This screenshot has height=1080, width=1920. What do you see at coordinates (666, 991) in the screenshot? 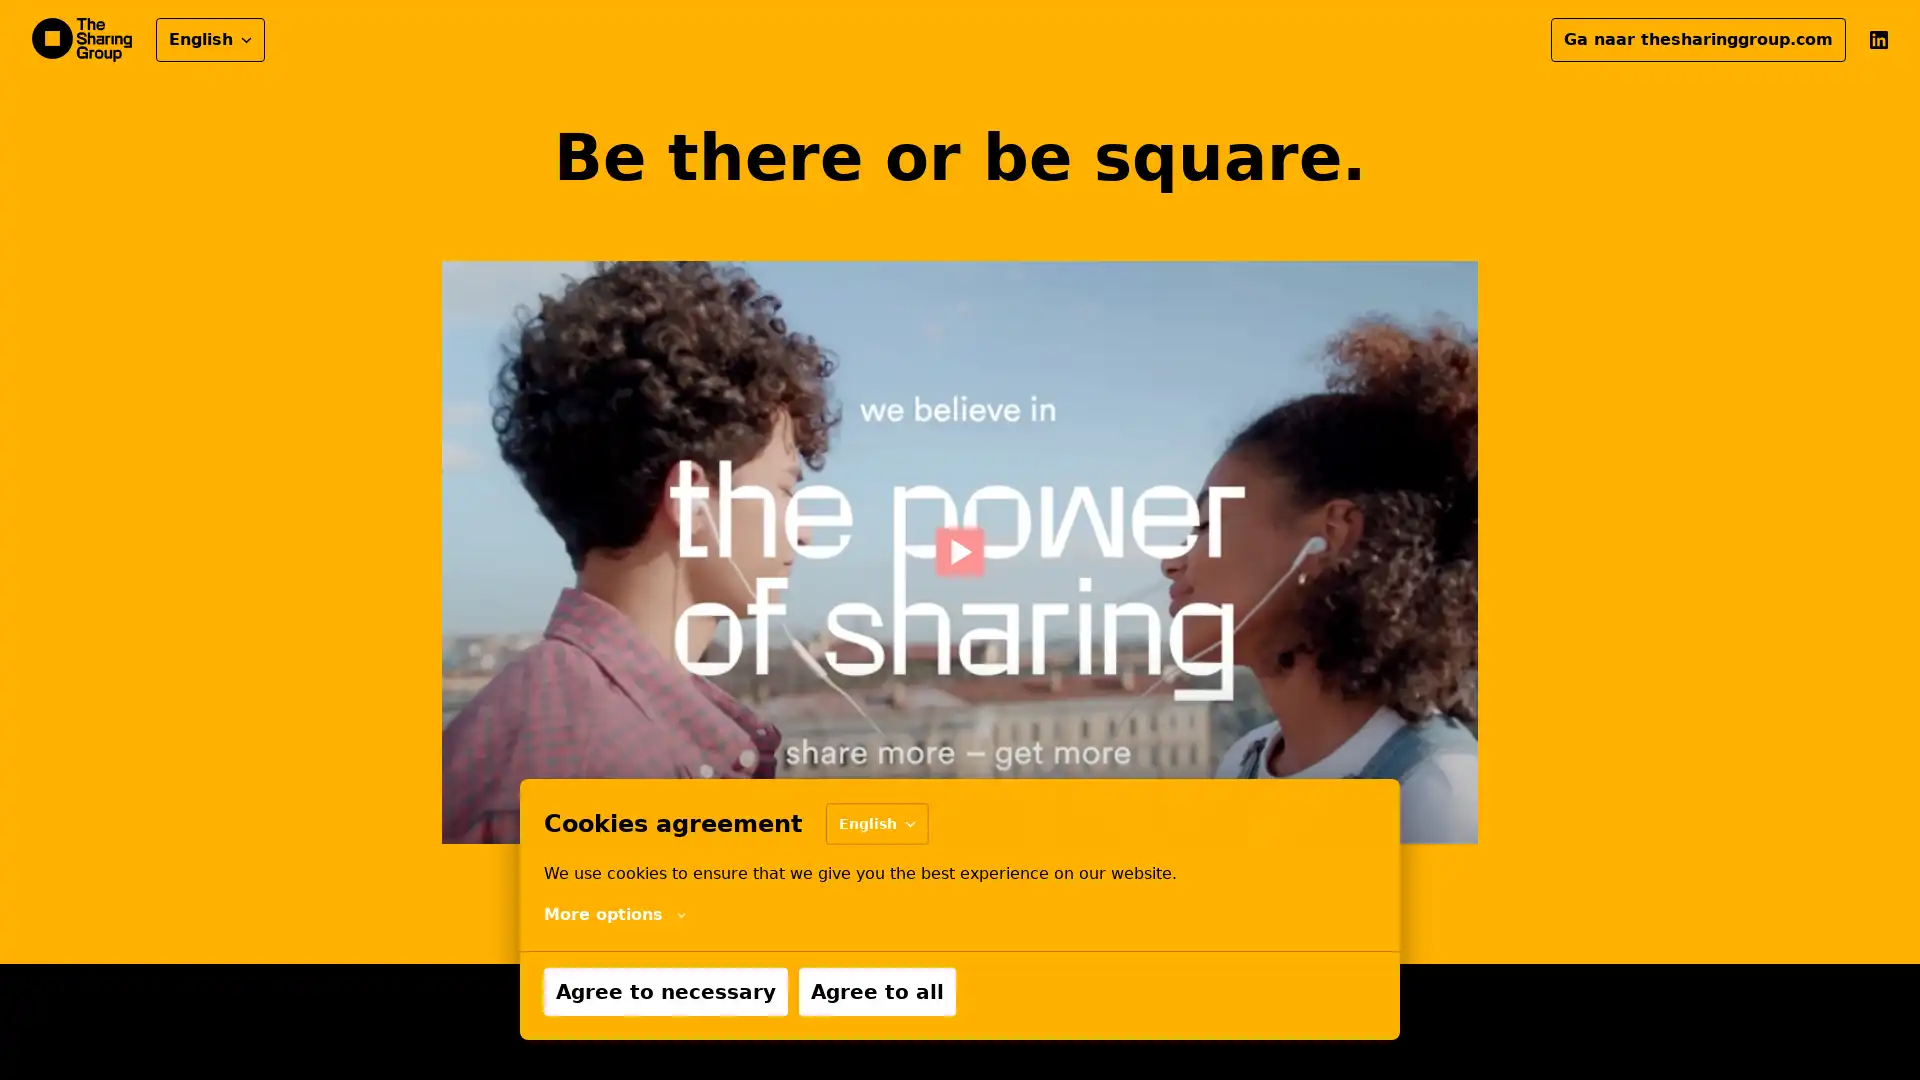
I see `Agree to necessary` at bounding box center [666, 991].